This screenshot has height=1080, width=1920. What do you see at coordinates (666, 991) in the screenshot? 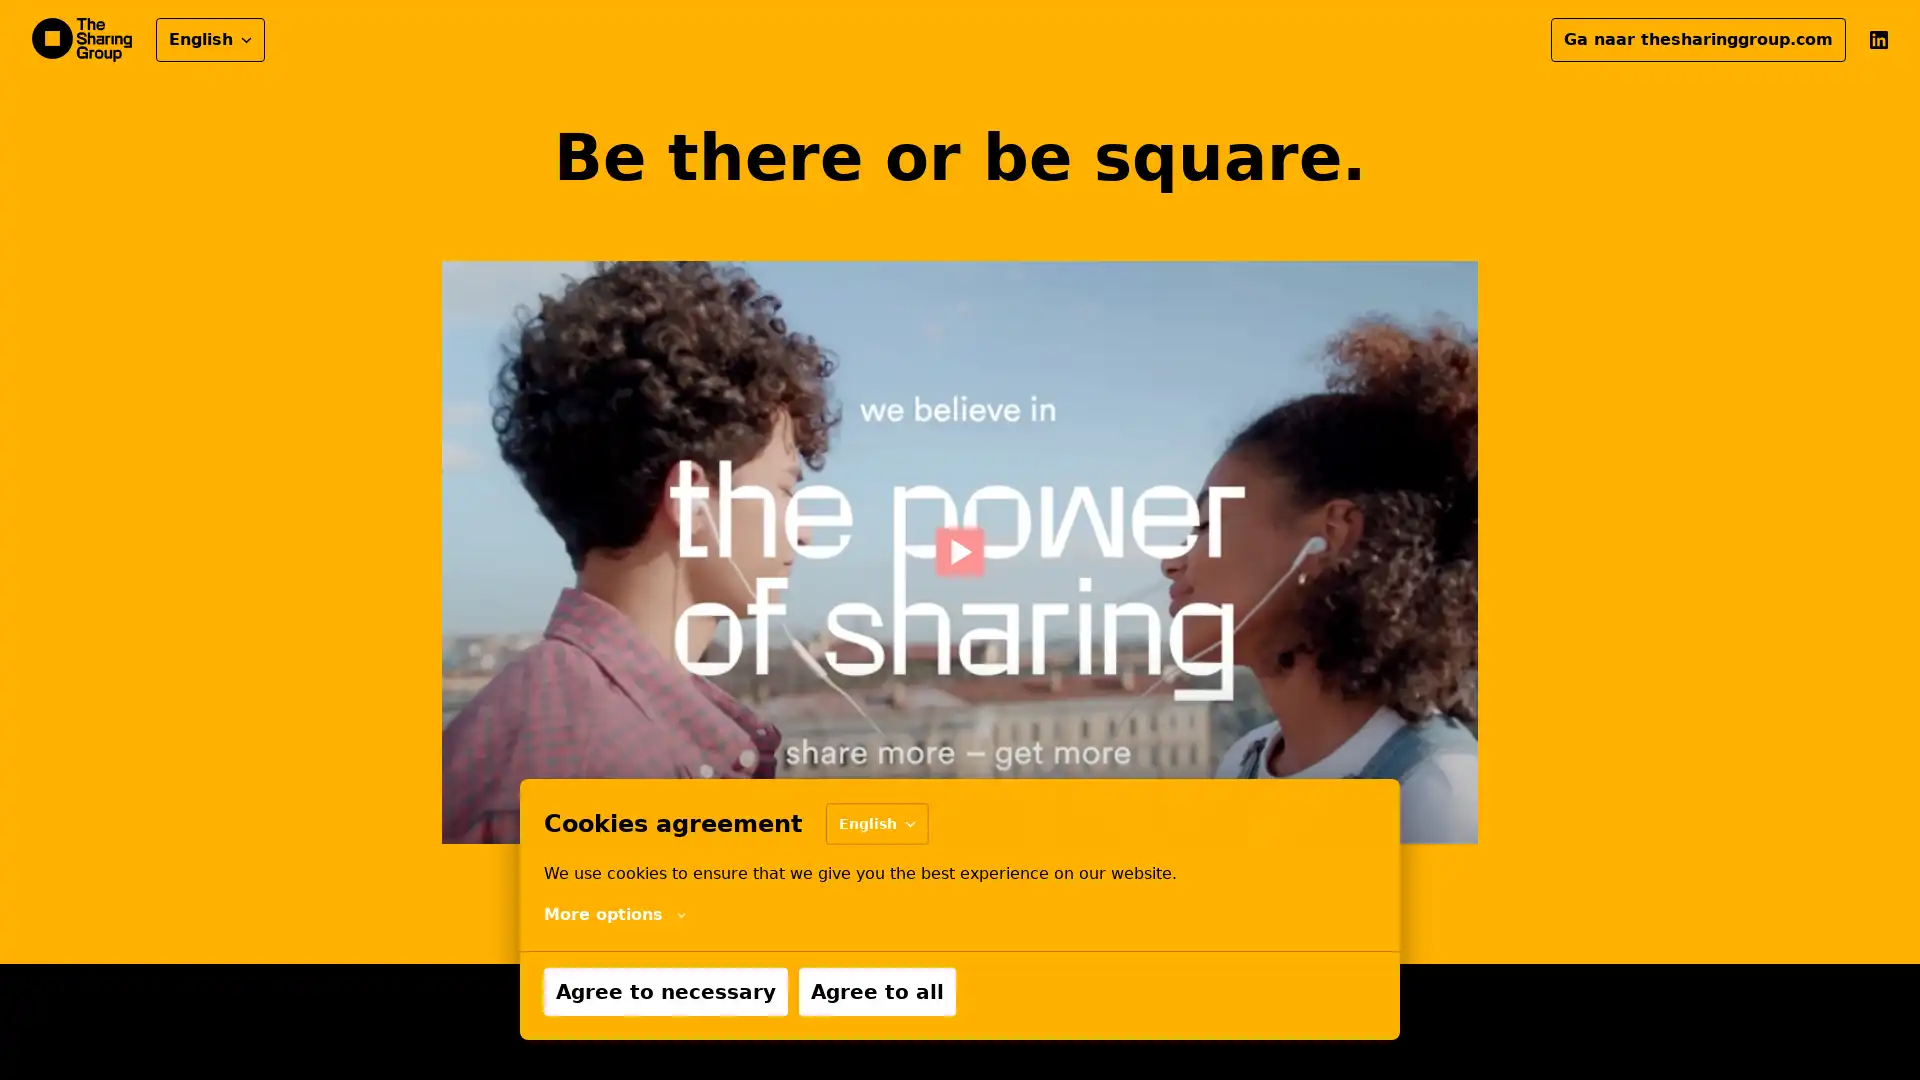
I see `Agree to necessary` at bounding box center [666, 991].